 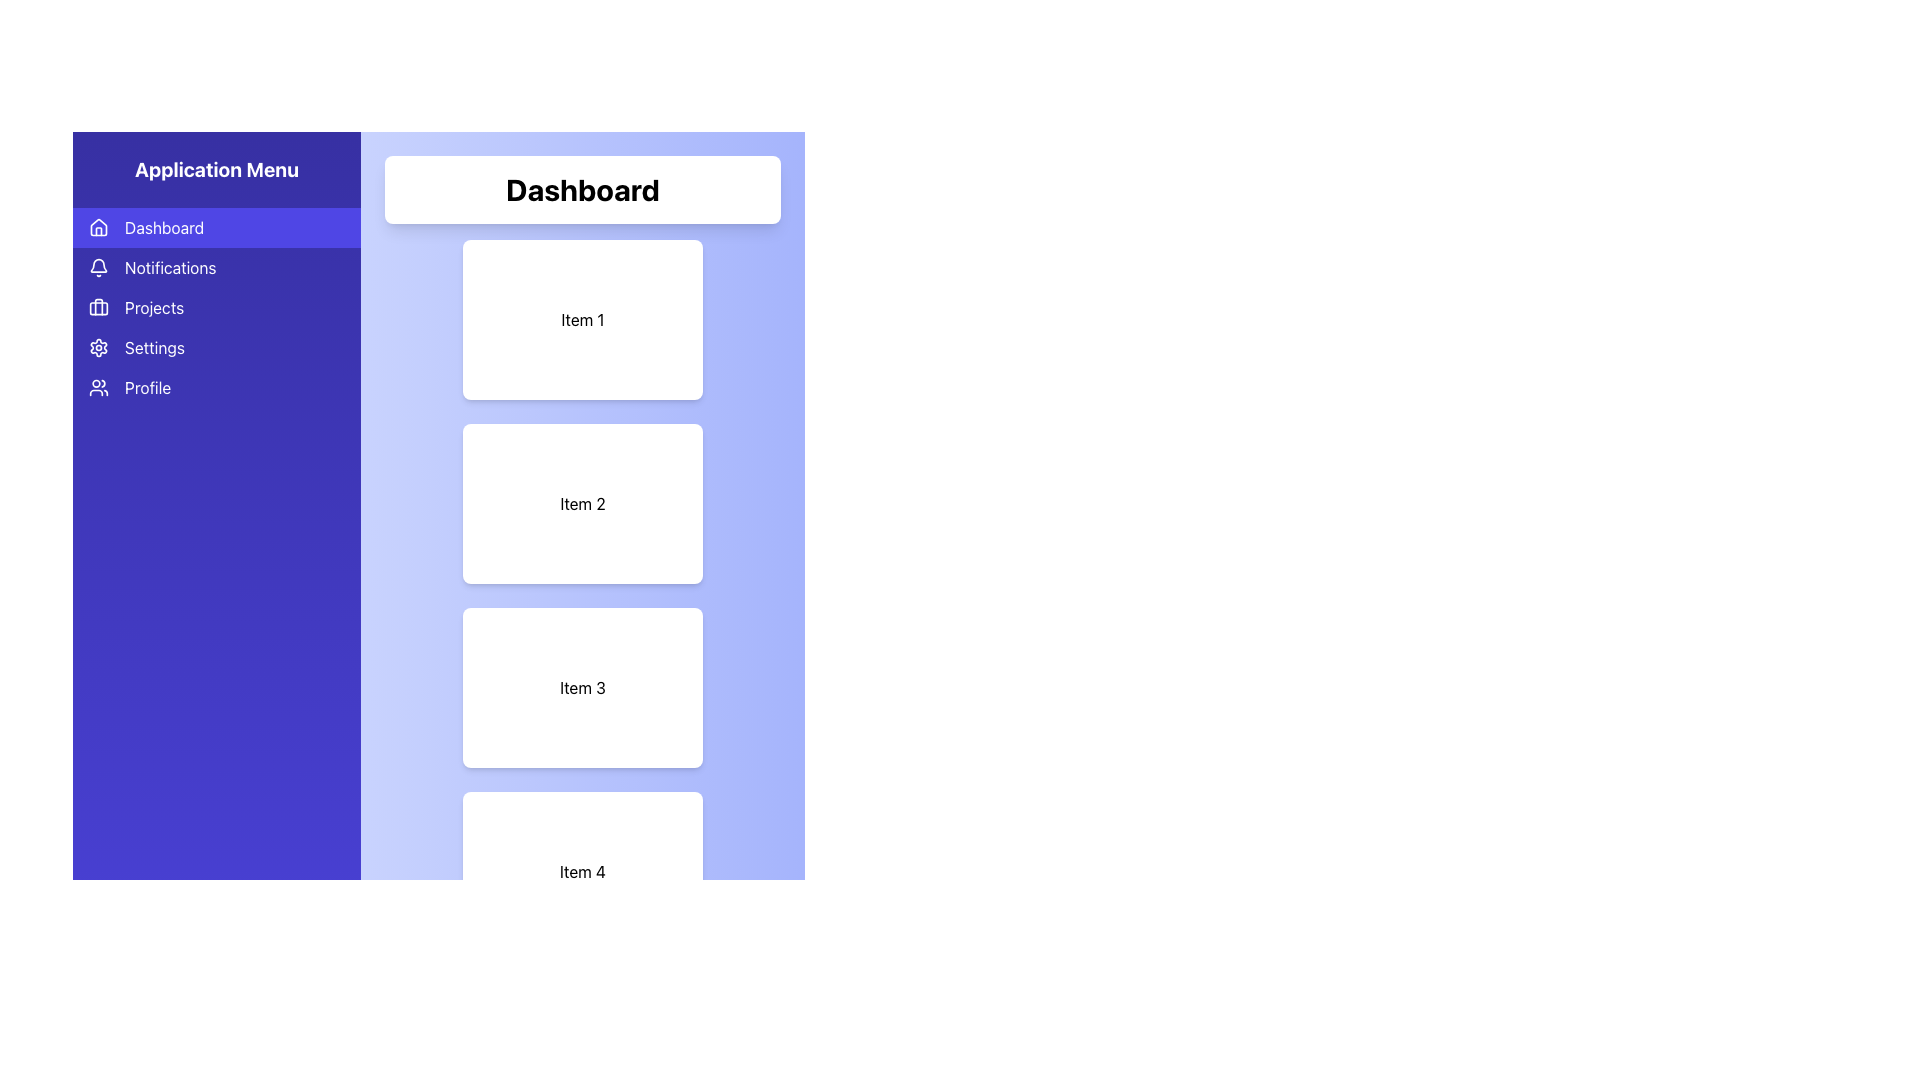 What do you see at coordinates (98, 264) in the screenshot?
I see `the vector graphic component of the notification icon located in the vertical navigation menu, which represents the bell's body in the design` at bounding box center [98, 264].